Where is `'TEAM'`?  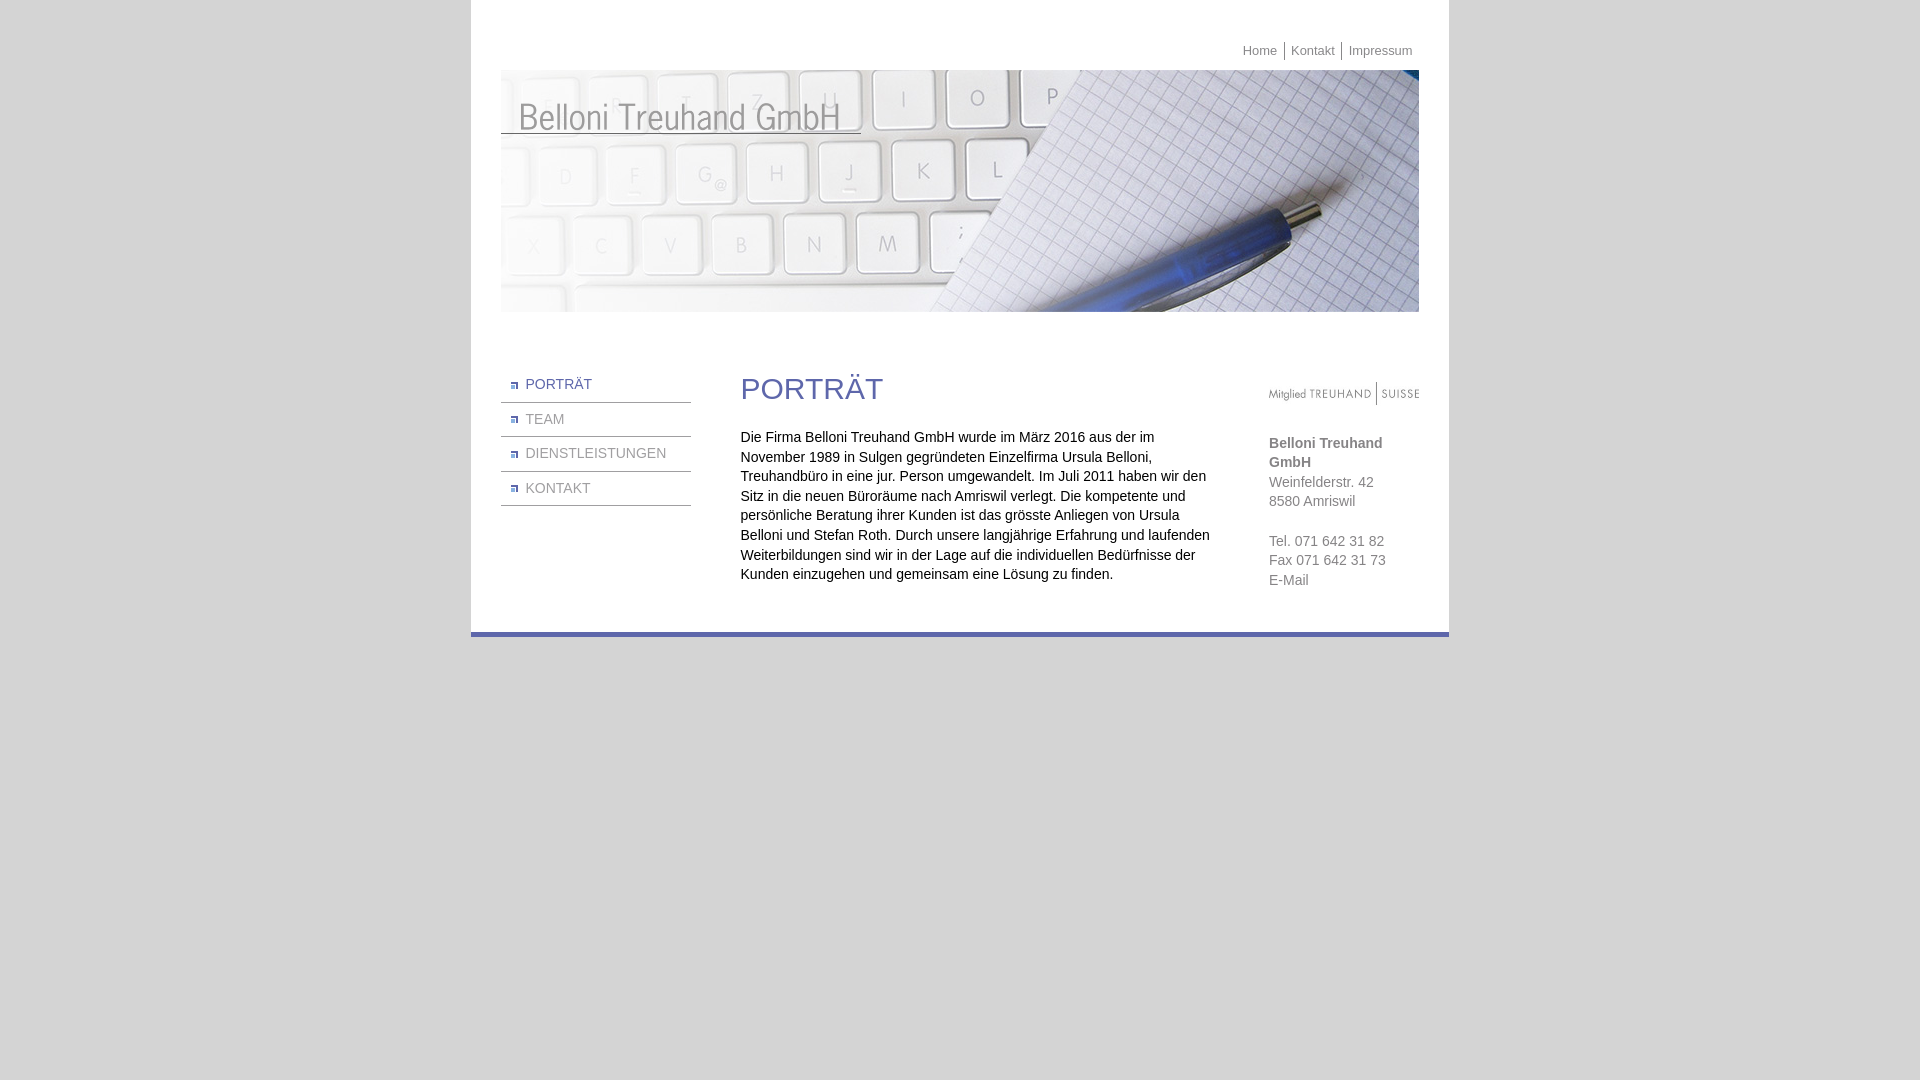 'TEAM' is located at coordinates (594, 419).